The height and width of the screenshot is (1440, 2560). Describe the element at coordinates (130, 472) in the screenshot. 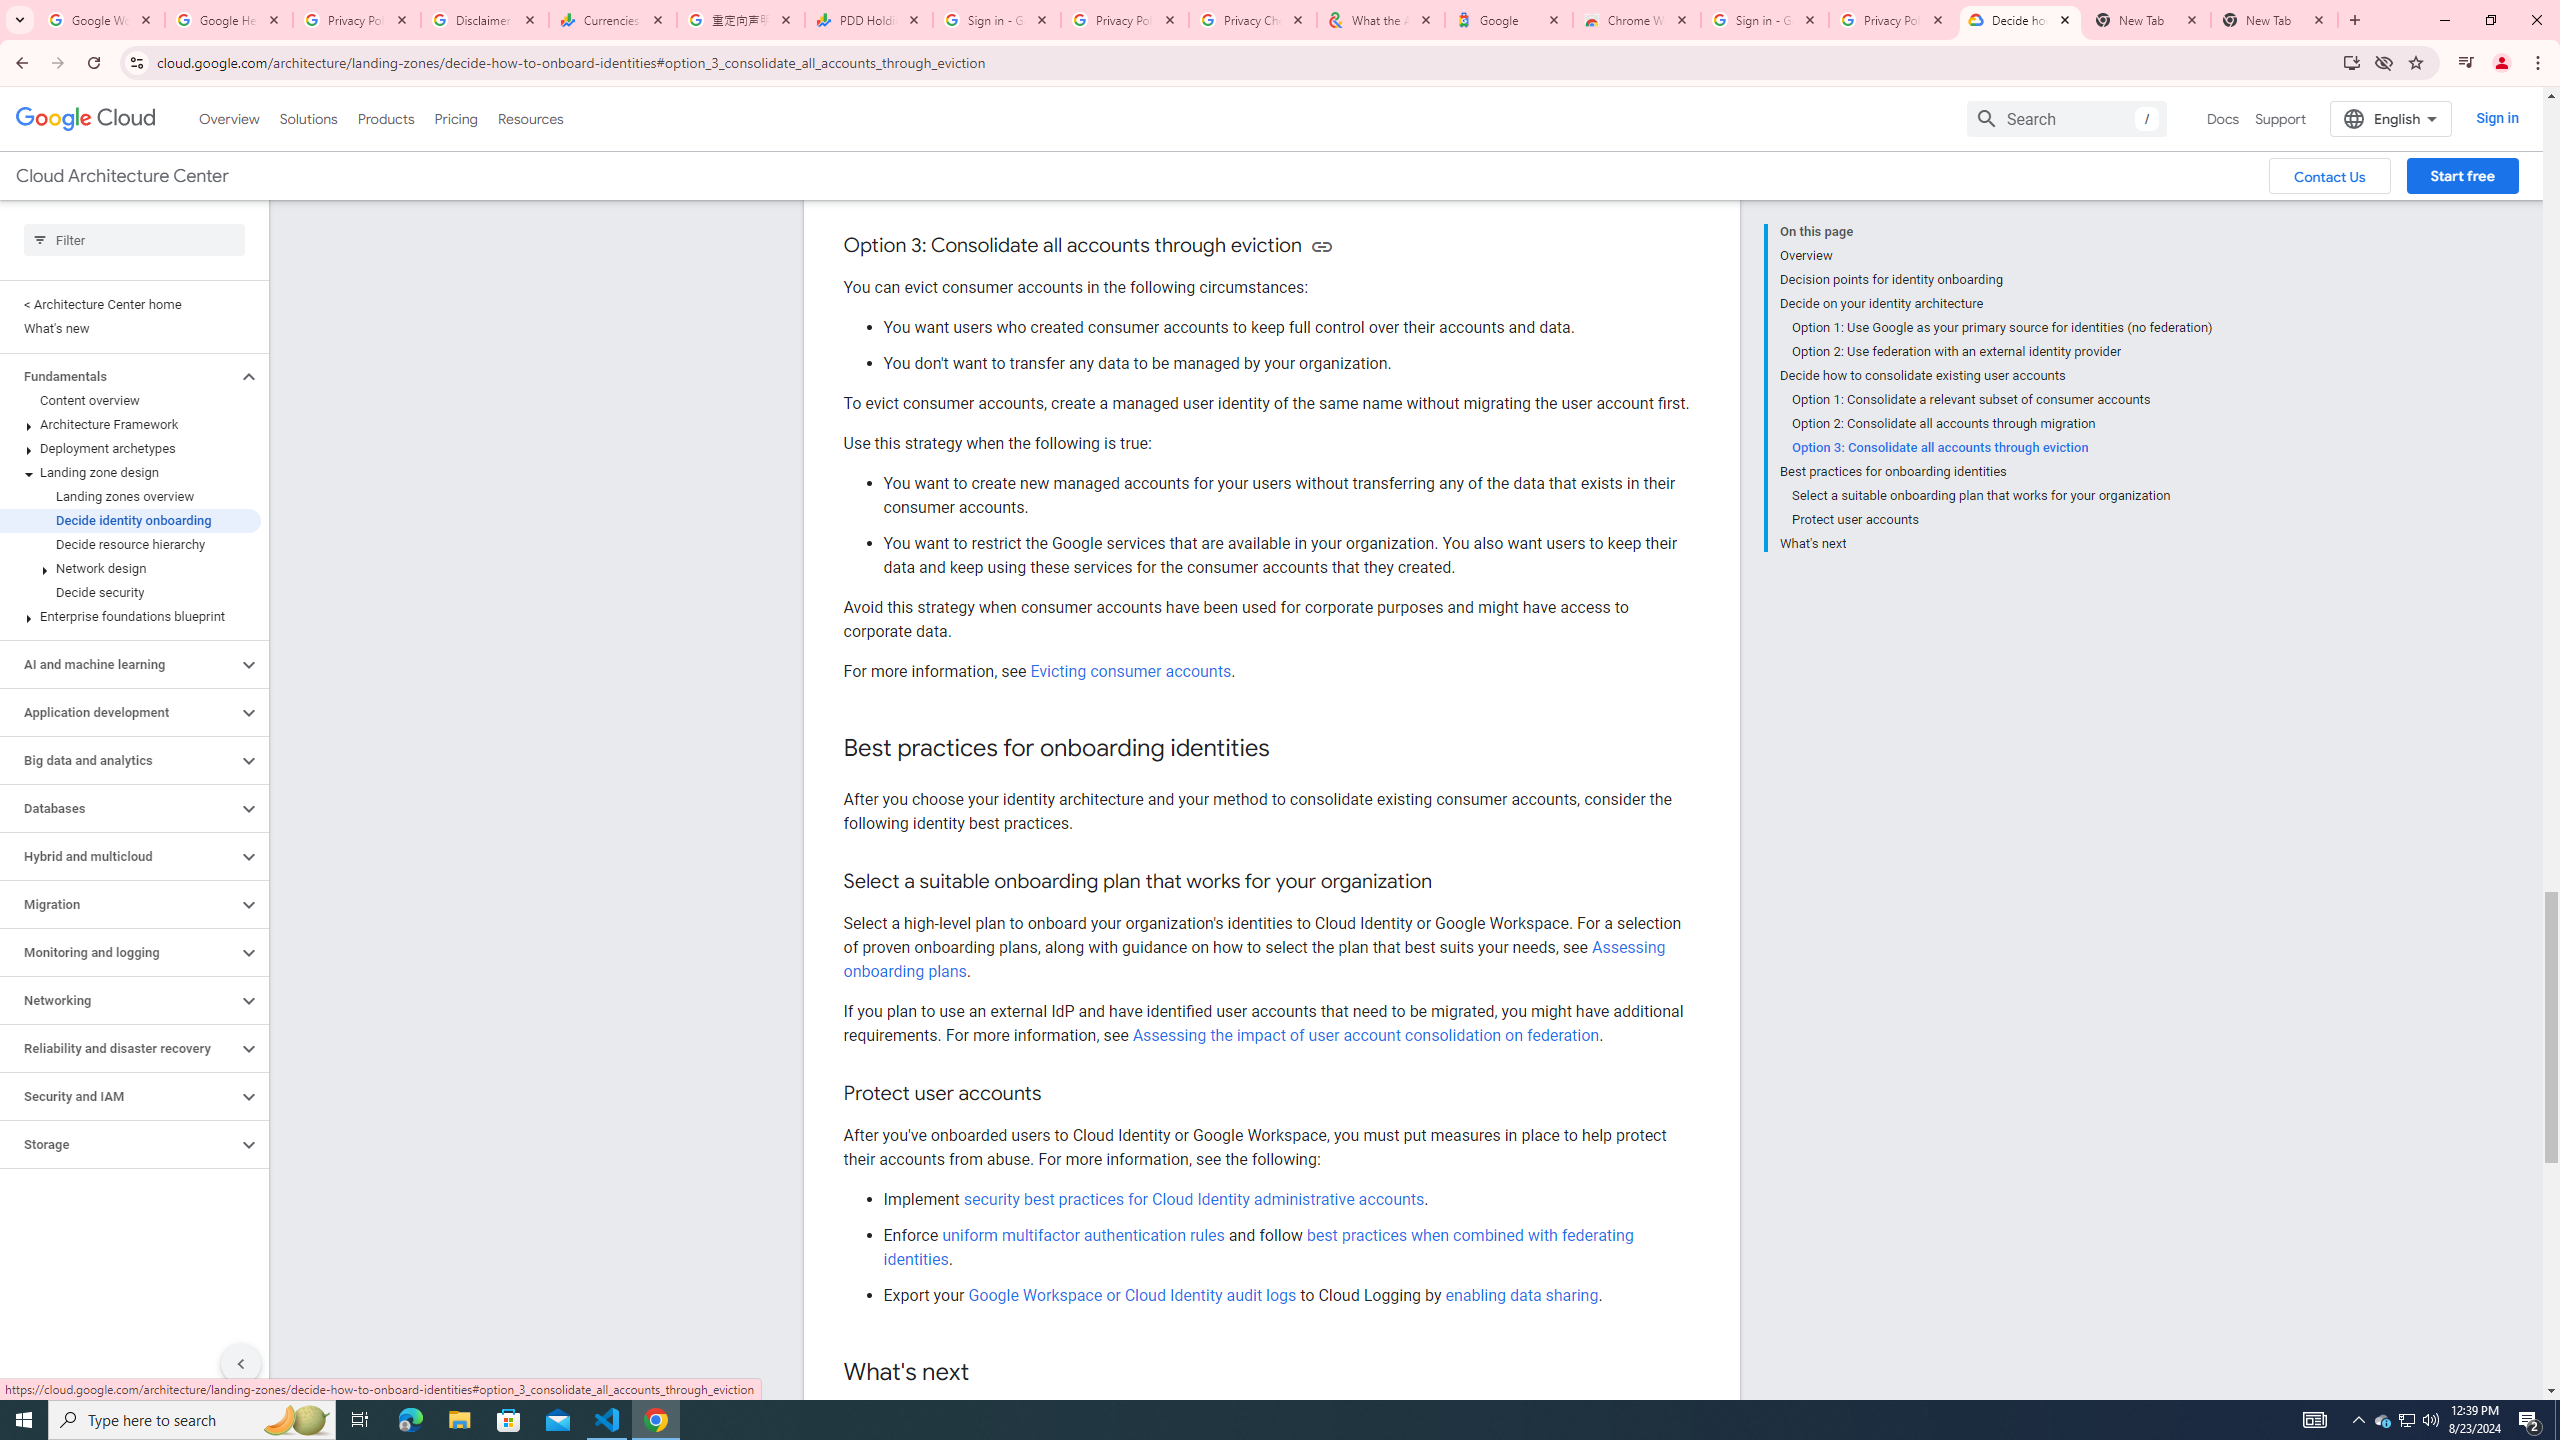

I see `'Landing zone design'` at that location.